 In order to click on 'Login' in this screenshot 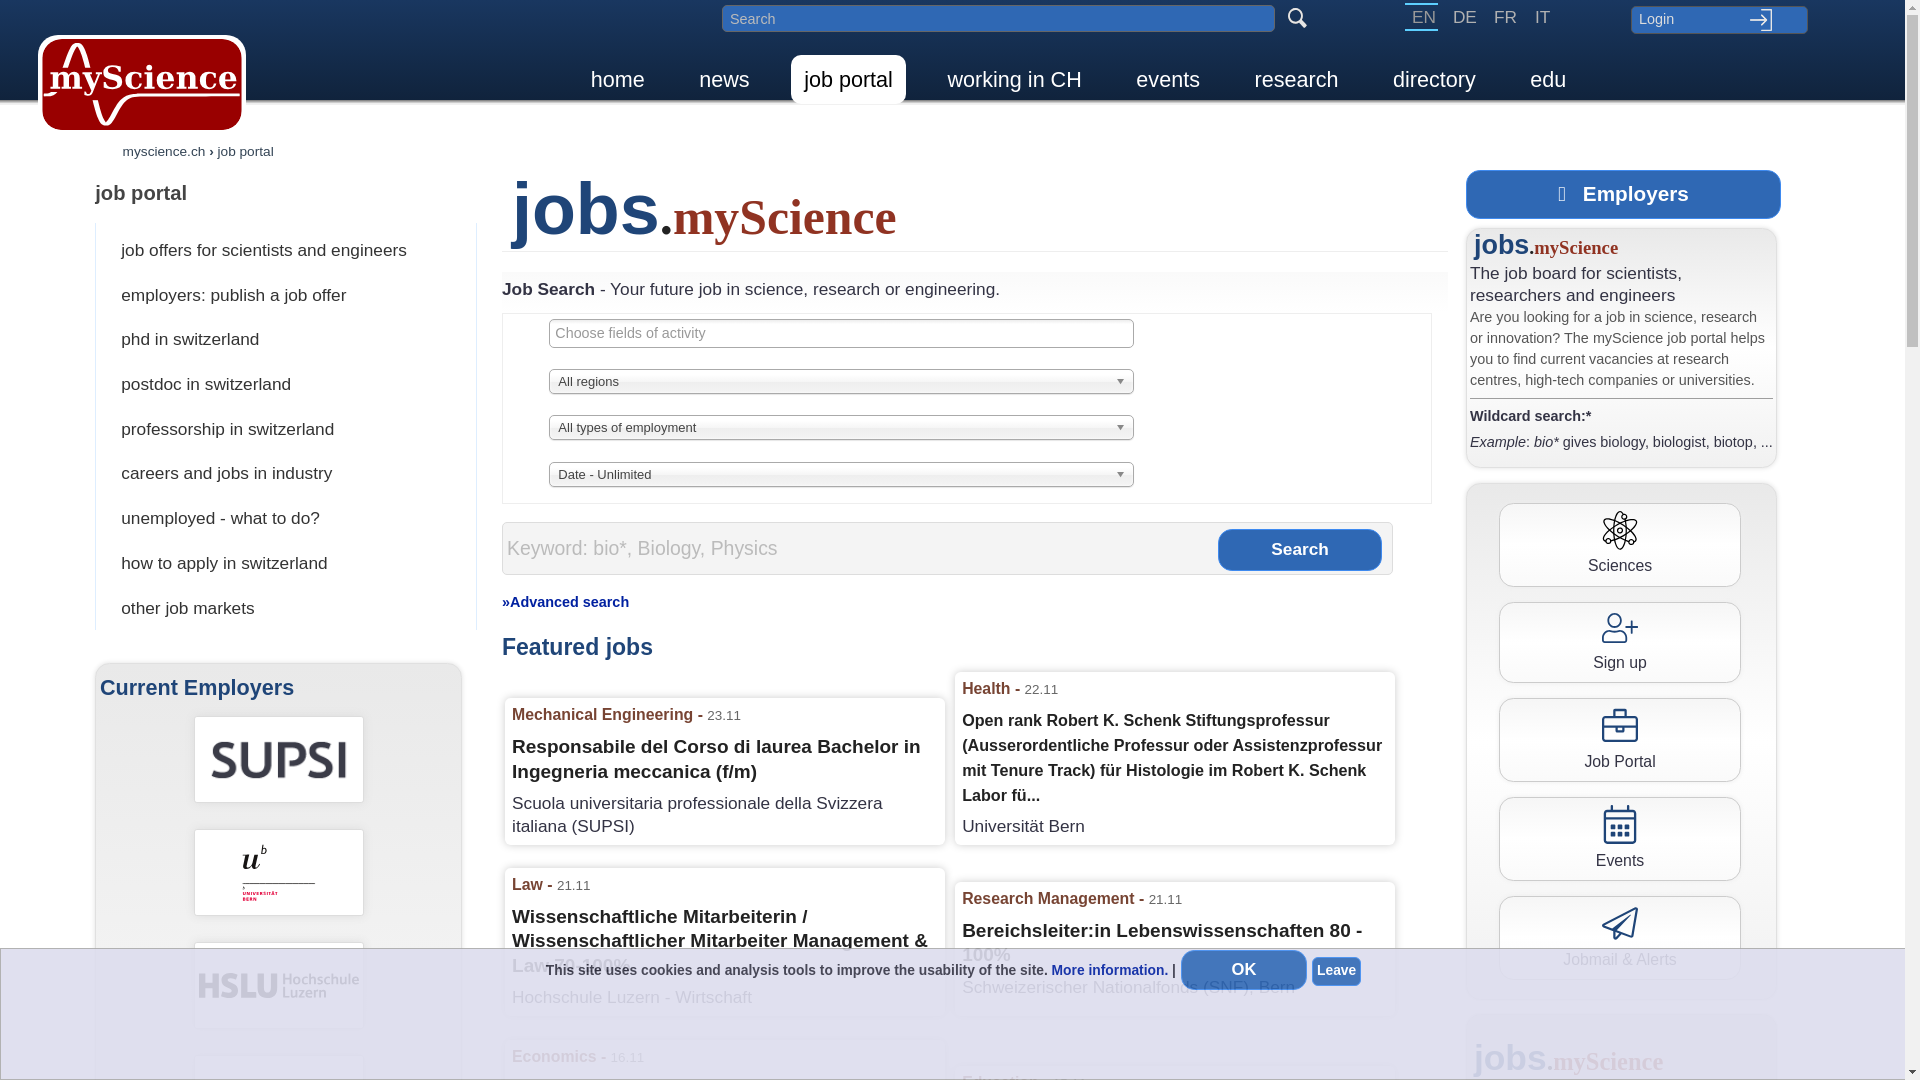, I will do `click(1718, 19)`.